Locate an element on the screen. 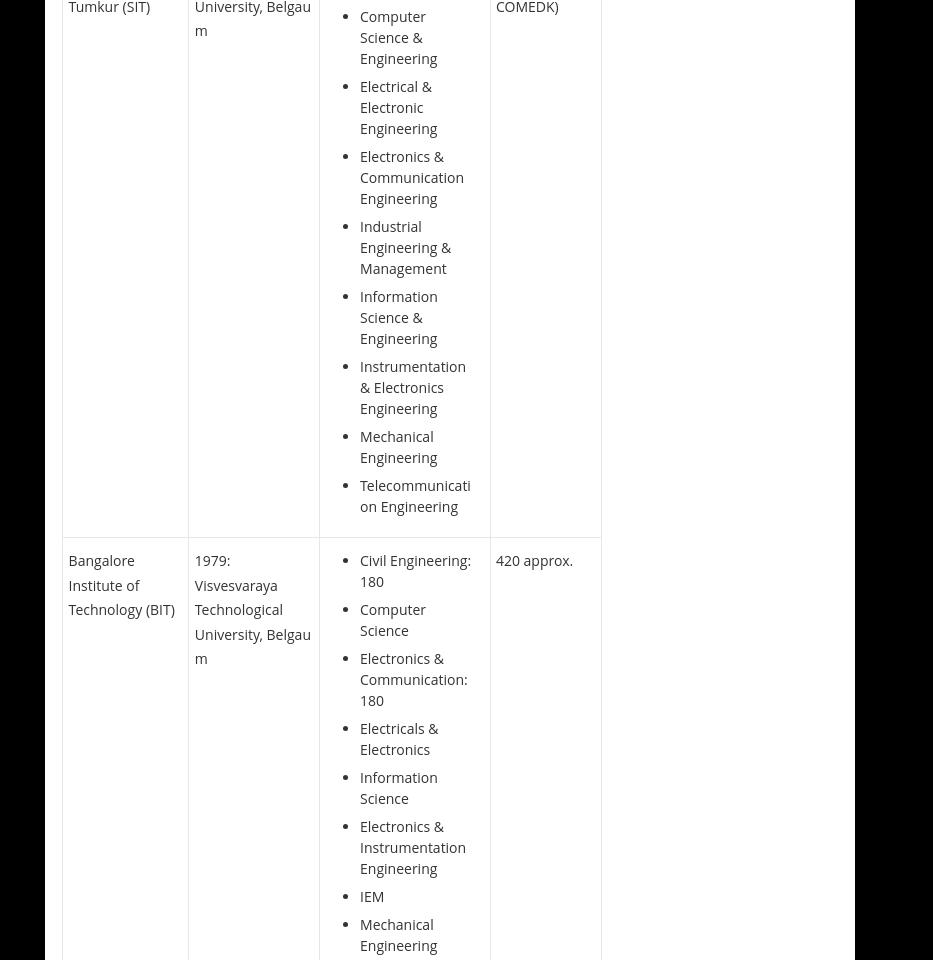  'Information Science' is located at coordinates (398, 787).